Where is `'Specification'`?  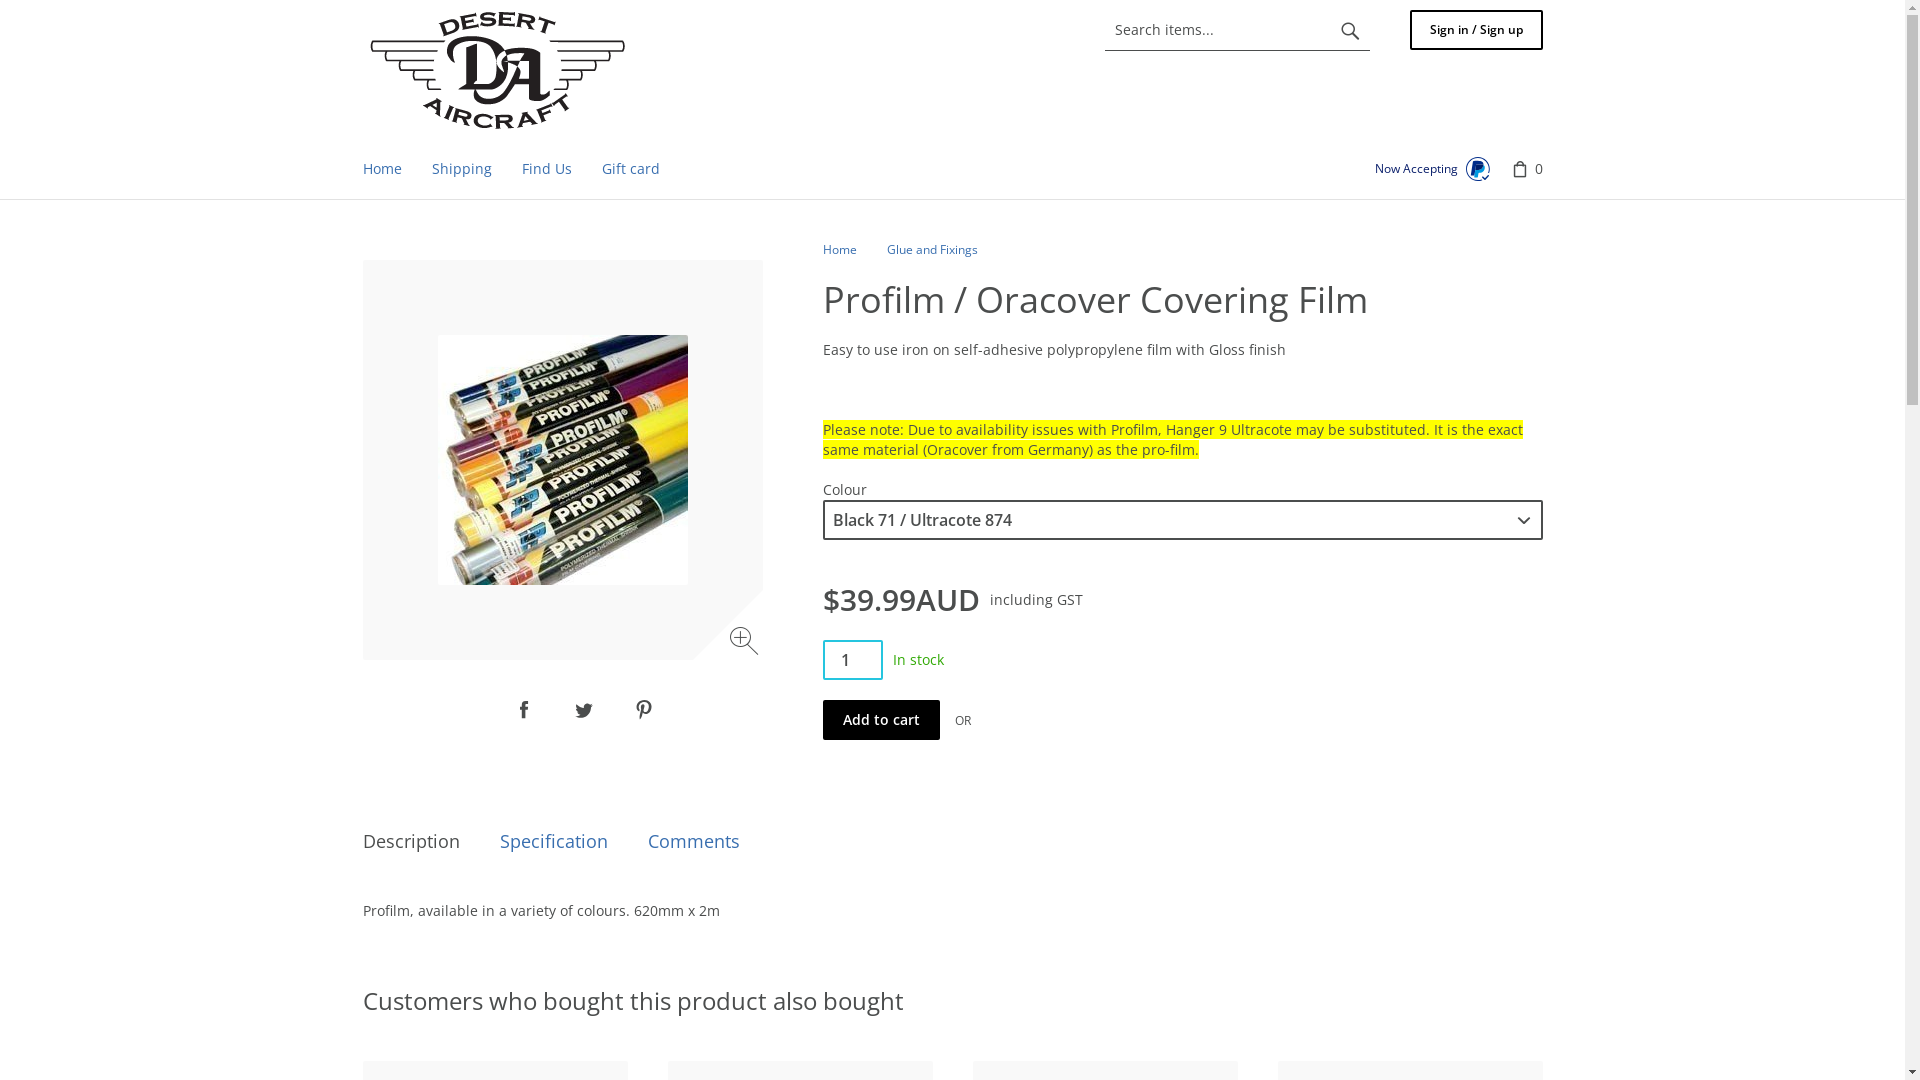 'Specification' is located at coordinates (553, 841).